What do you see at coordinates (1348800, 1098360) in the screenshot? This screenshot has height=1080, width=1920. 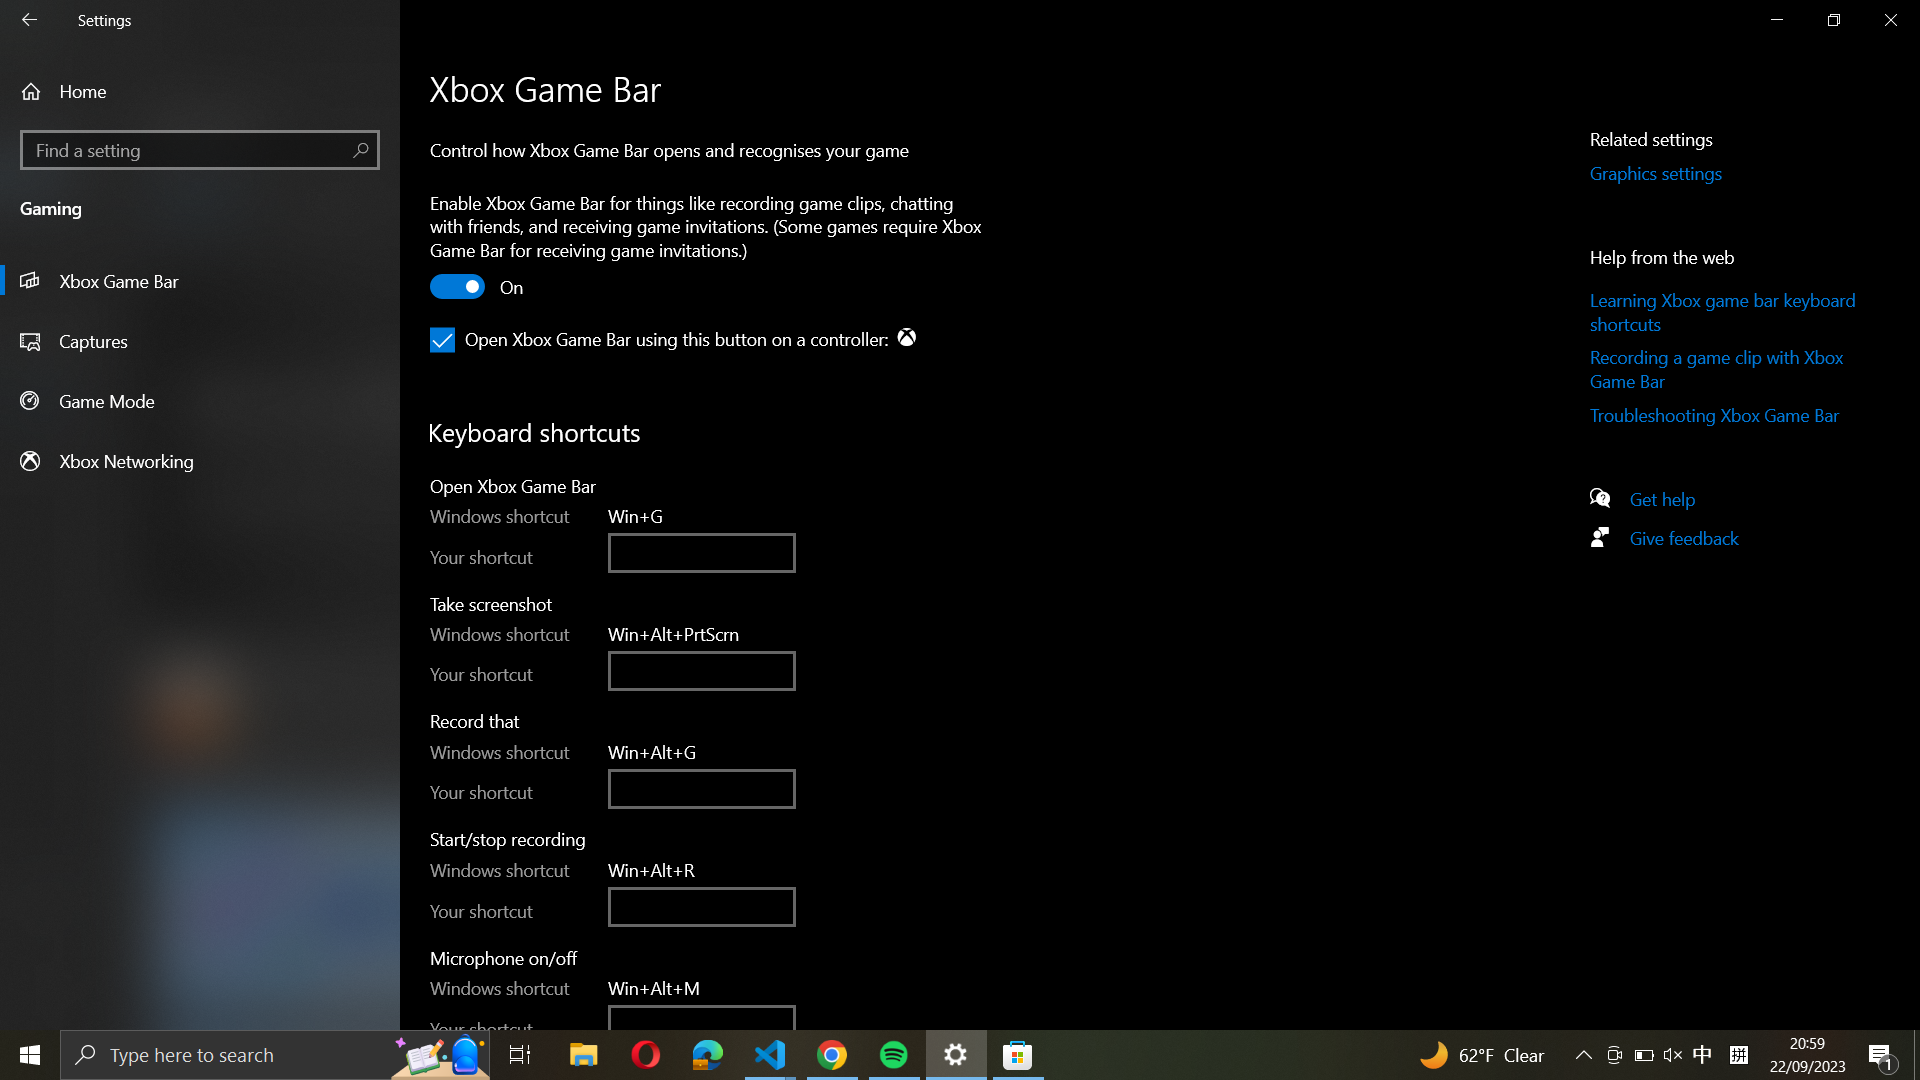 I see `Add the shortcut "Win+M" for turning on/off the microphone` at bounding box center [1348800, 1098360].